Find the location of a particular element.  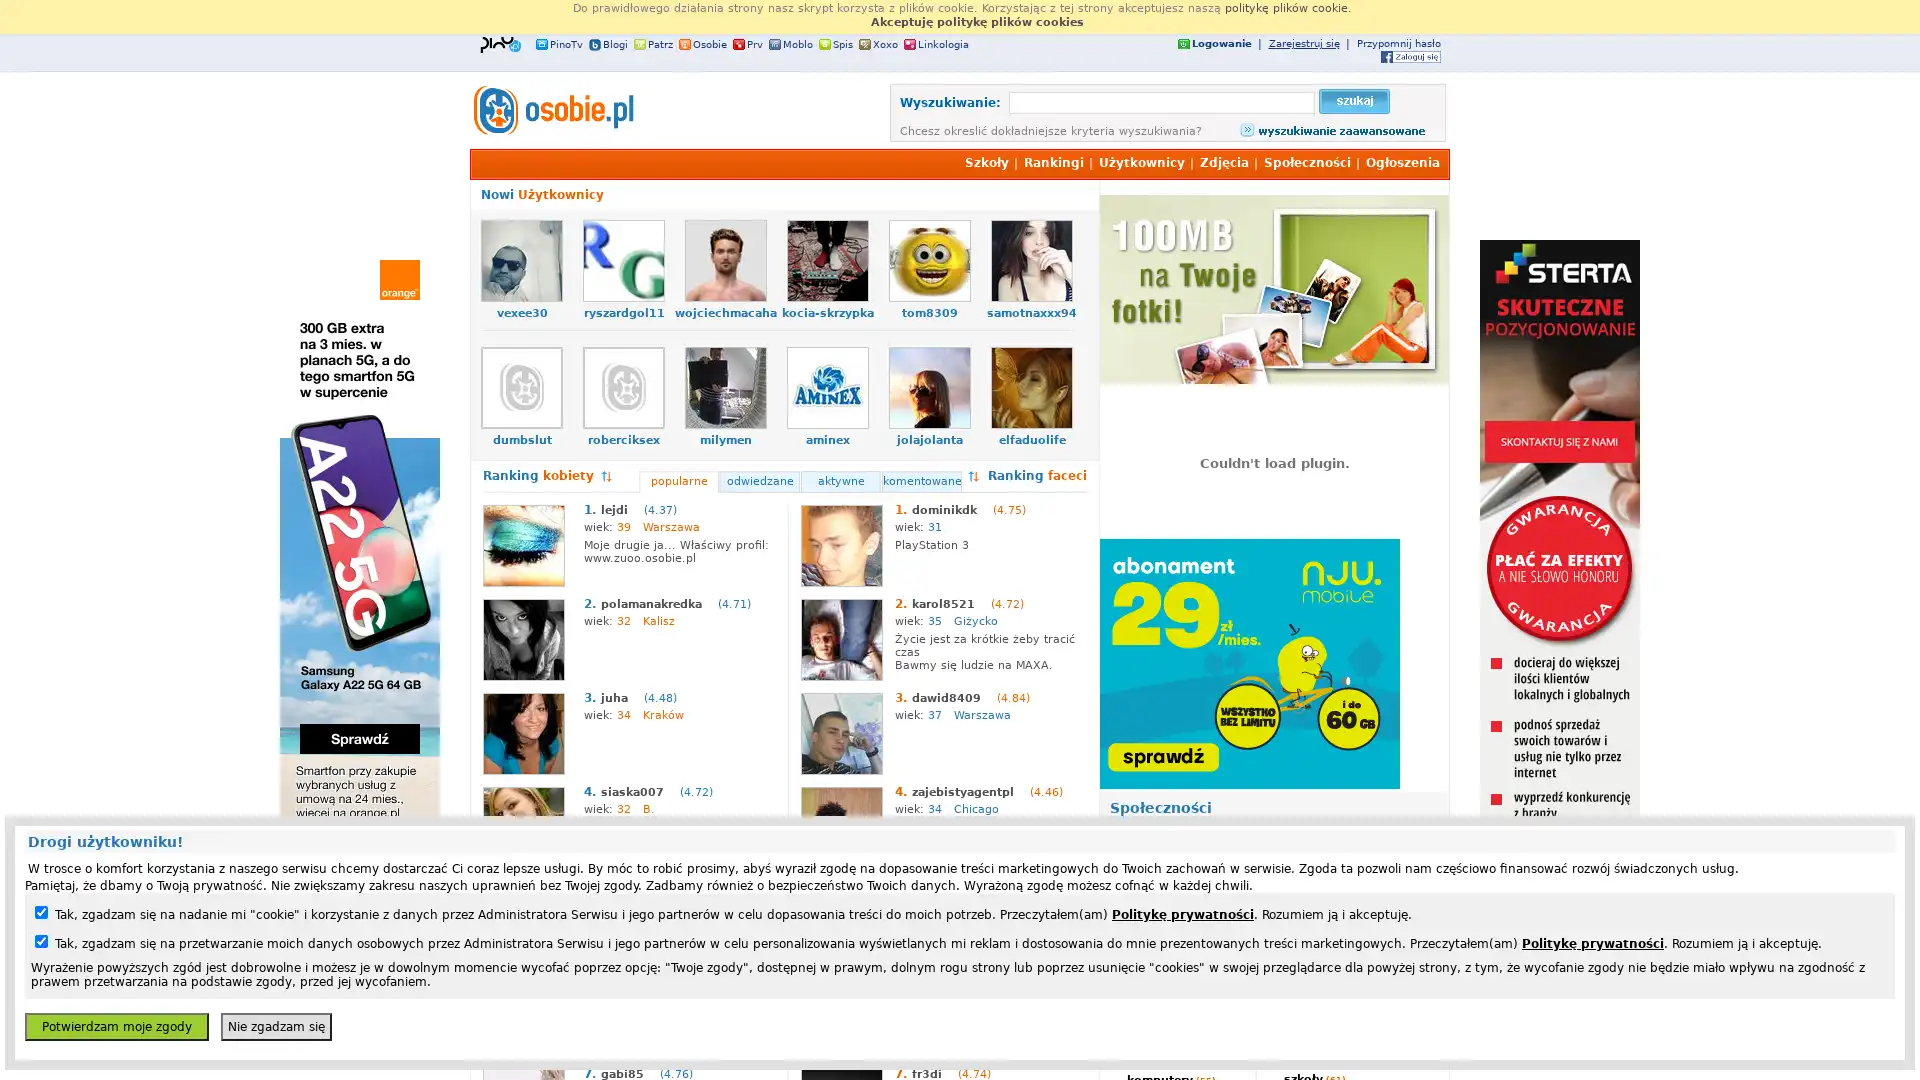

Nie zgadzam sie is located at coordinates (275, 1026).